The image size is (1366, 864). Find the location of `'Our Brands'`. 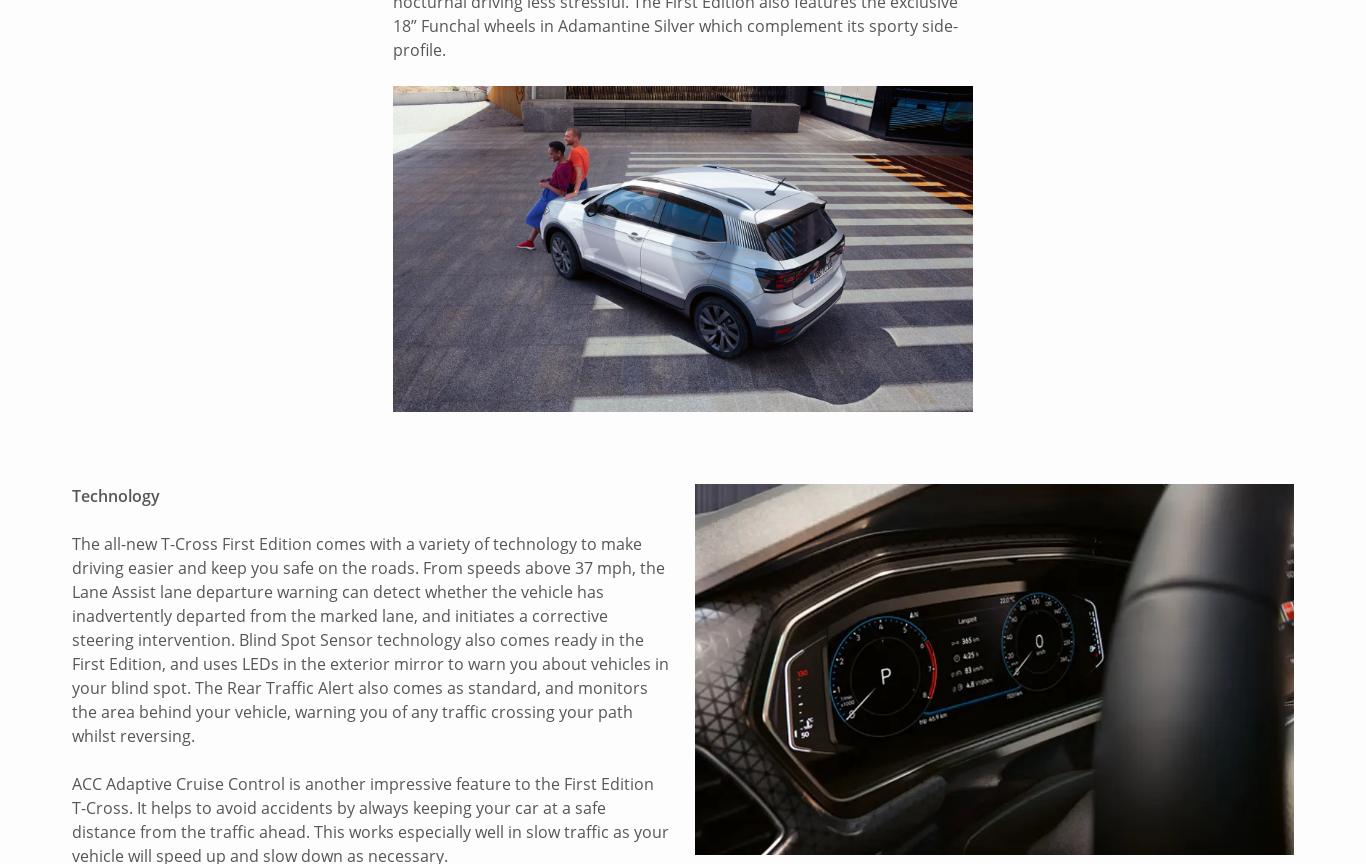

'Our Brands' is located at coordinates (116, 339).